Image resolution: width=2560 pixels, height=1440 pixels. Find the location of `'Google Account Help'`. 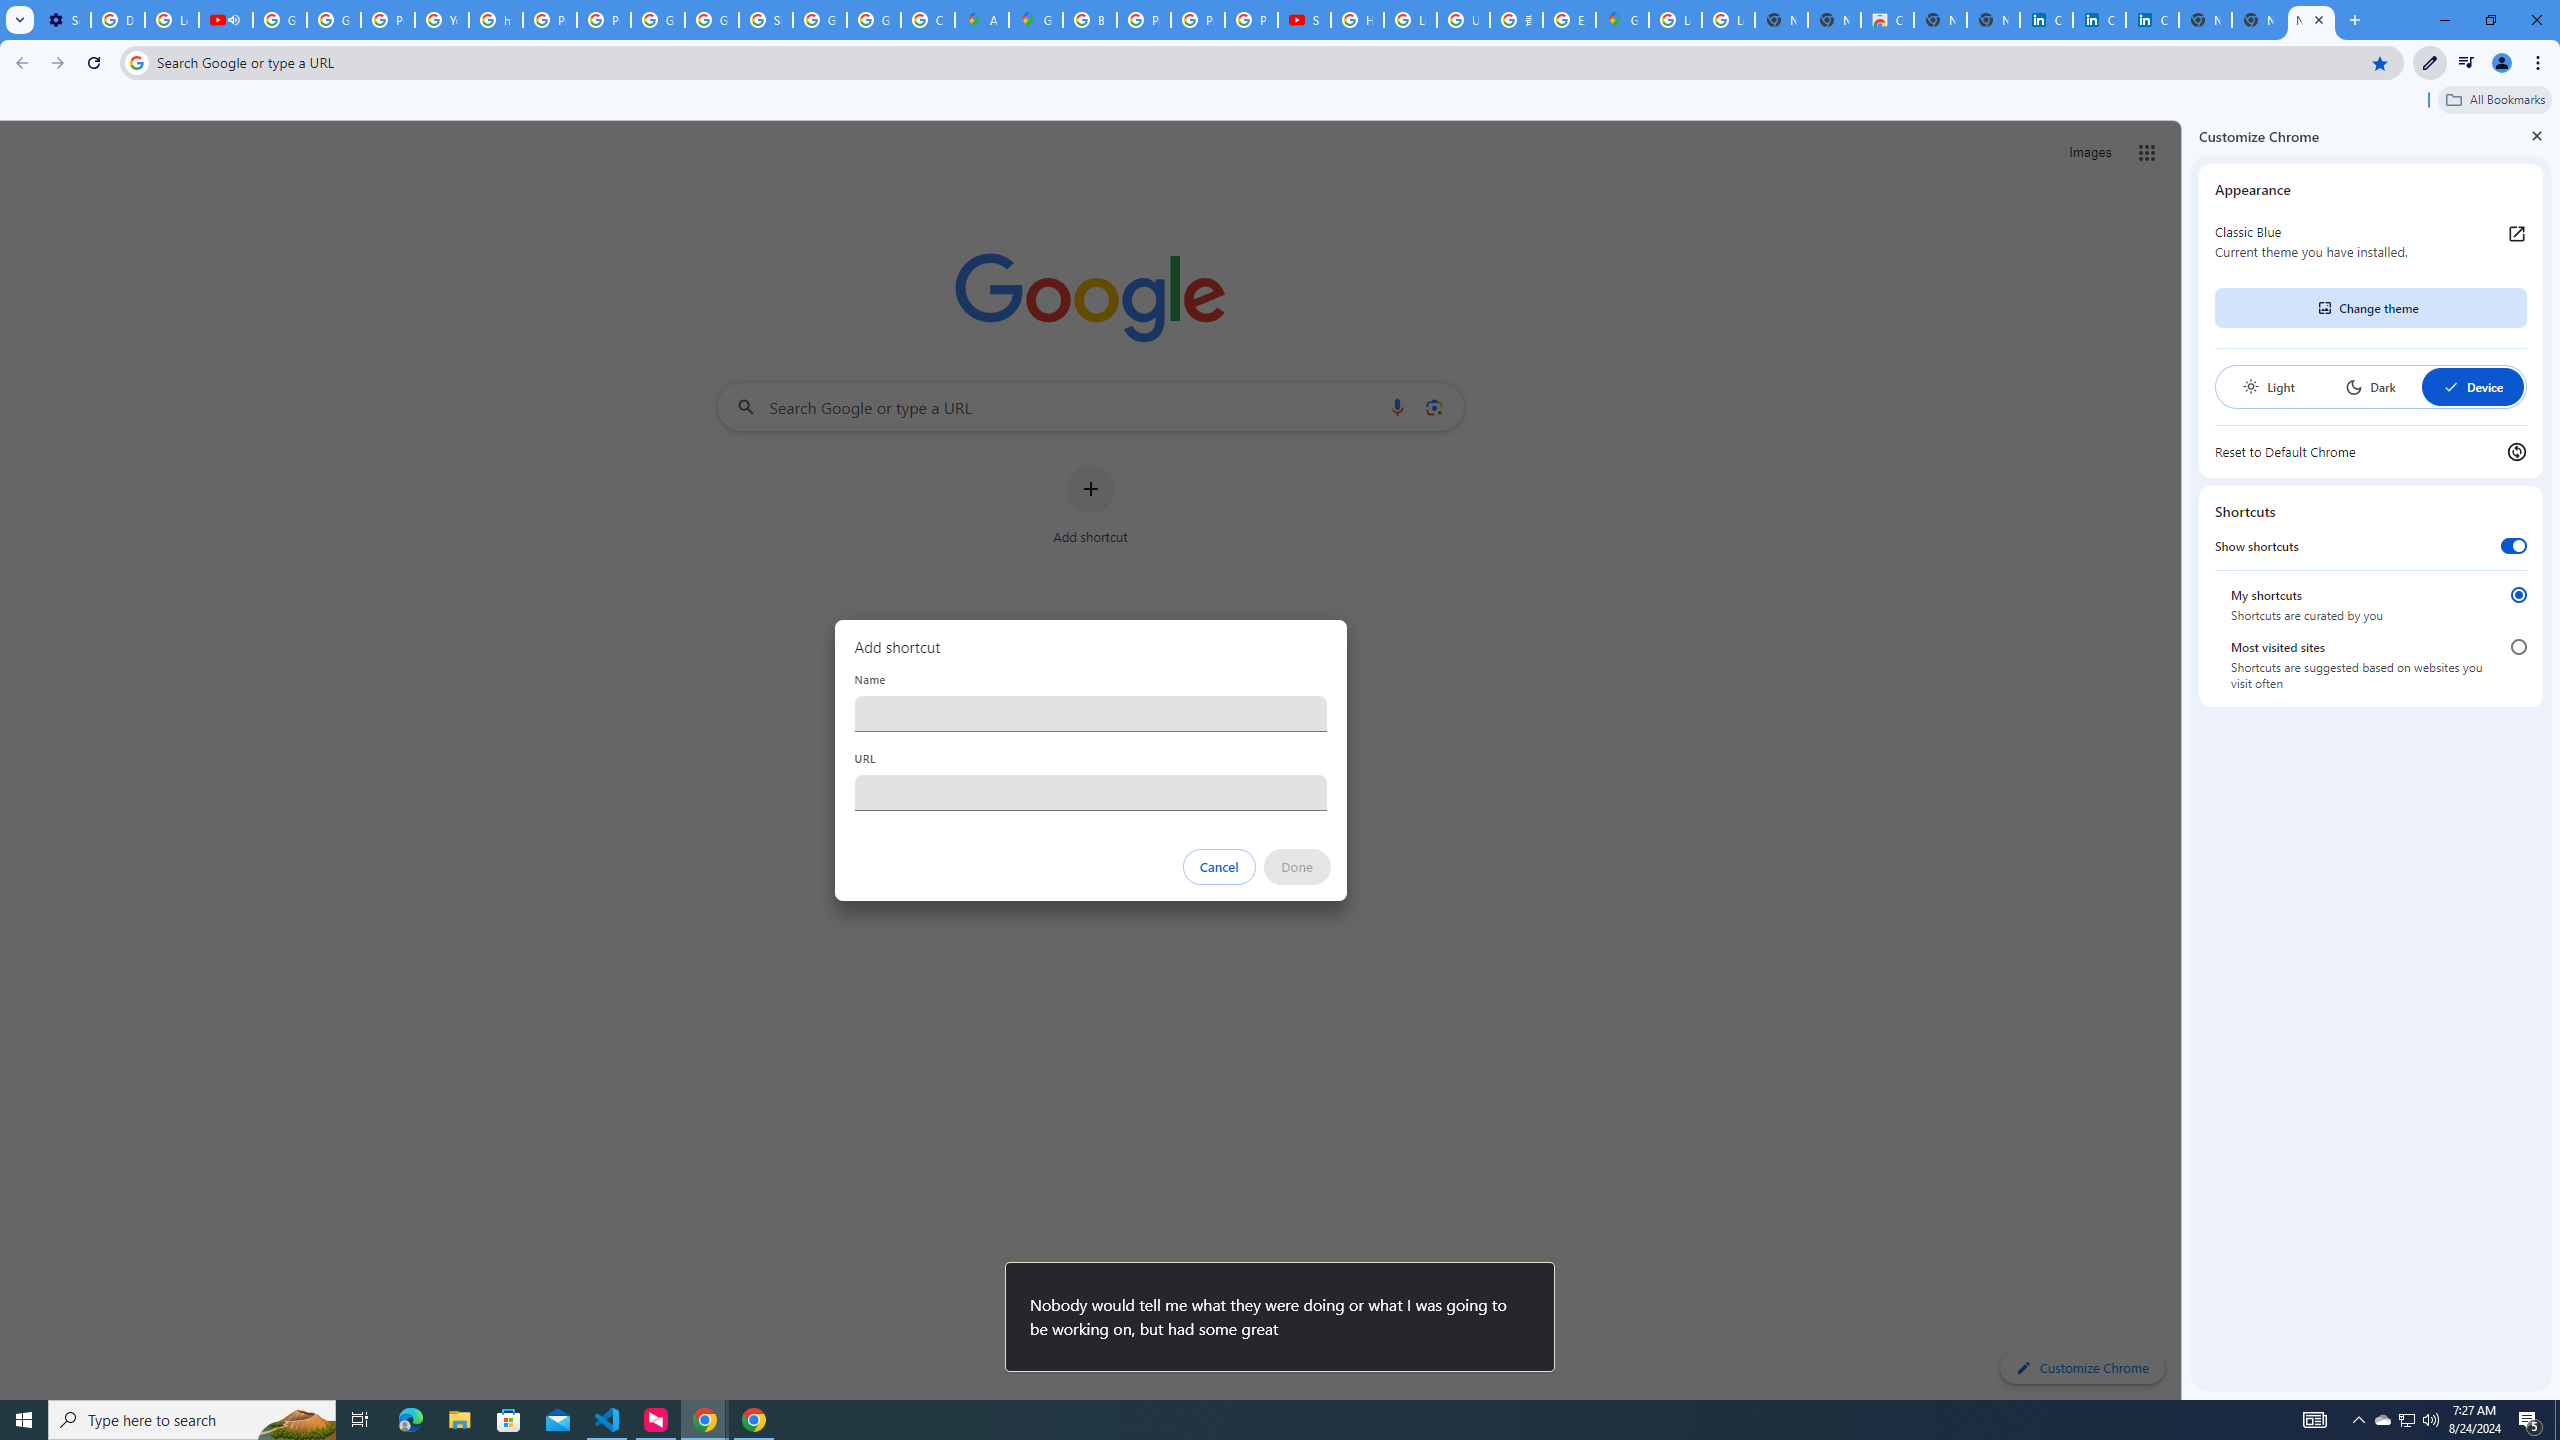

'Google Account Help' is located at coordinates (278, 19).